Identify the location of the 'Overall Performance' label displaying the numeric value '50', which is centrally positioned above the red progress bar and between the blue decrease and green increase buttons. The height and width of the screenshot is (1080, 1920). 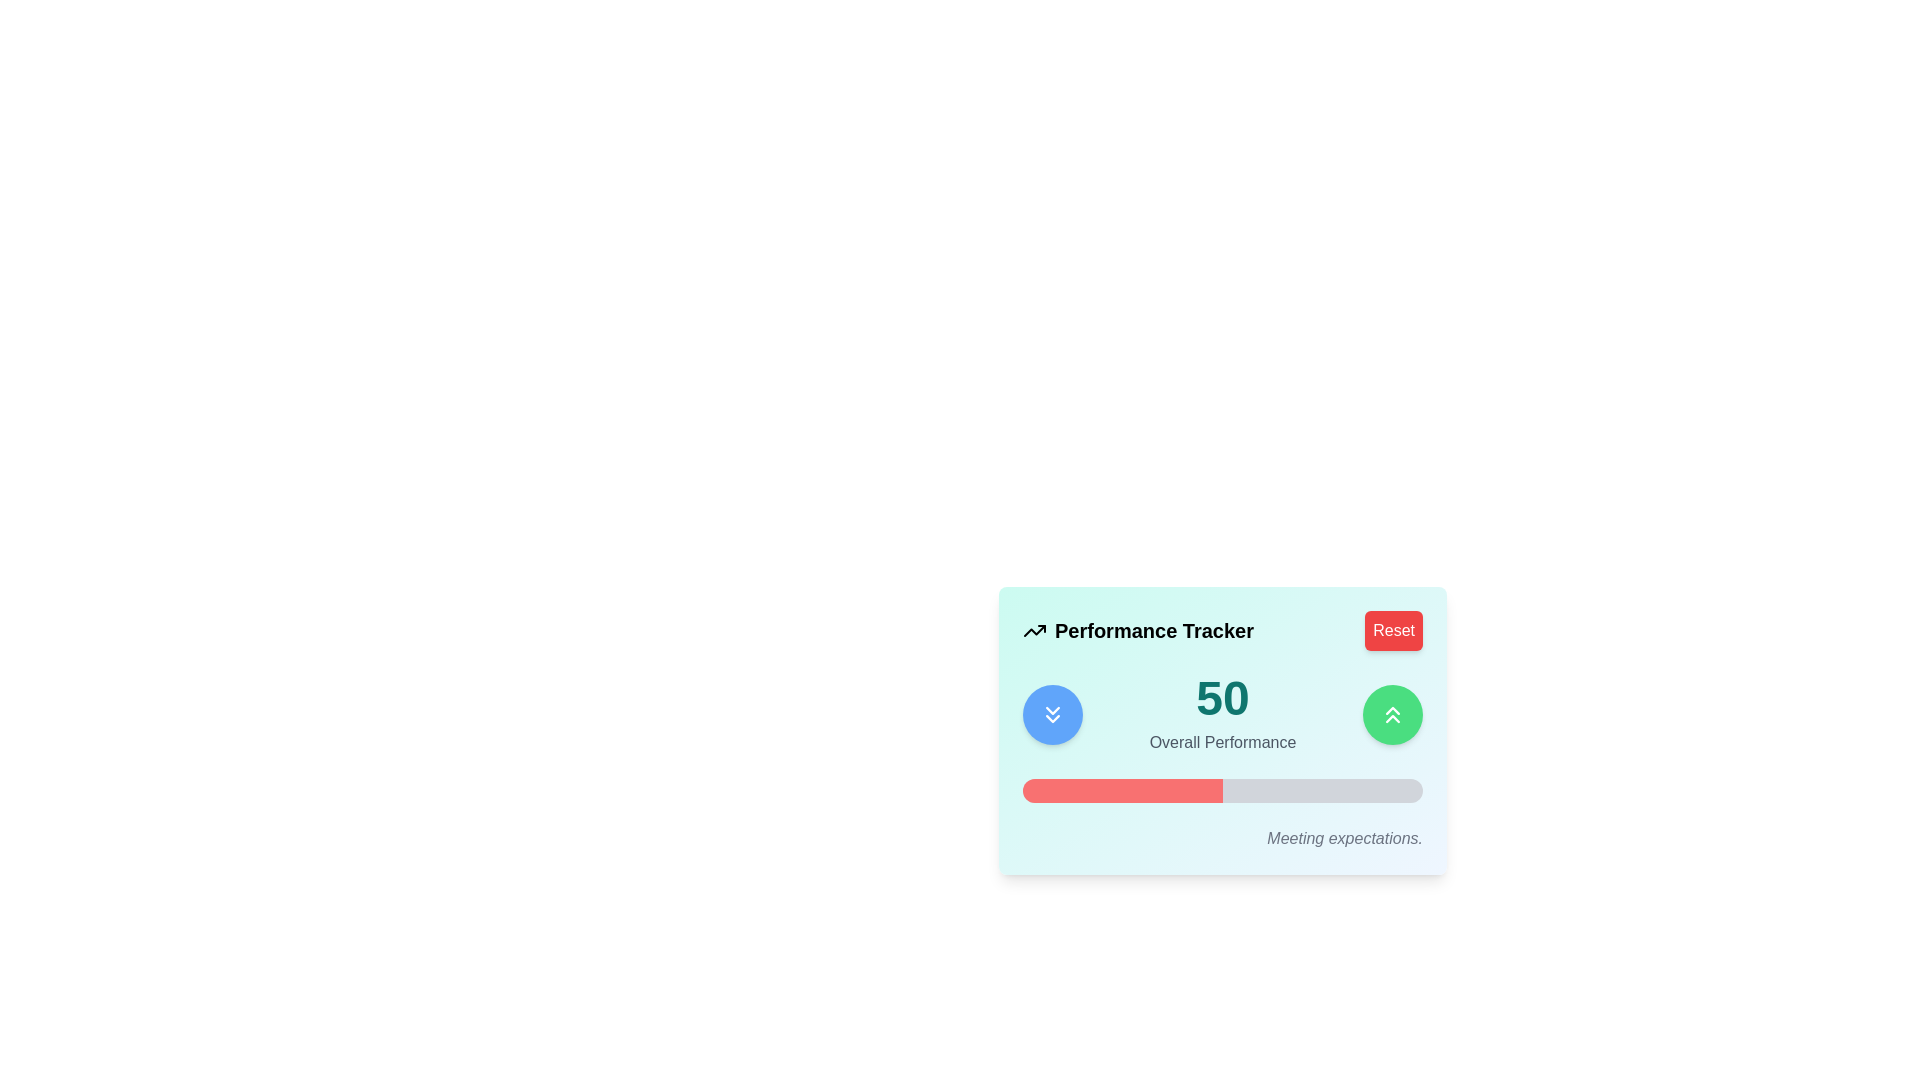
(1222, 713).